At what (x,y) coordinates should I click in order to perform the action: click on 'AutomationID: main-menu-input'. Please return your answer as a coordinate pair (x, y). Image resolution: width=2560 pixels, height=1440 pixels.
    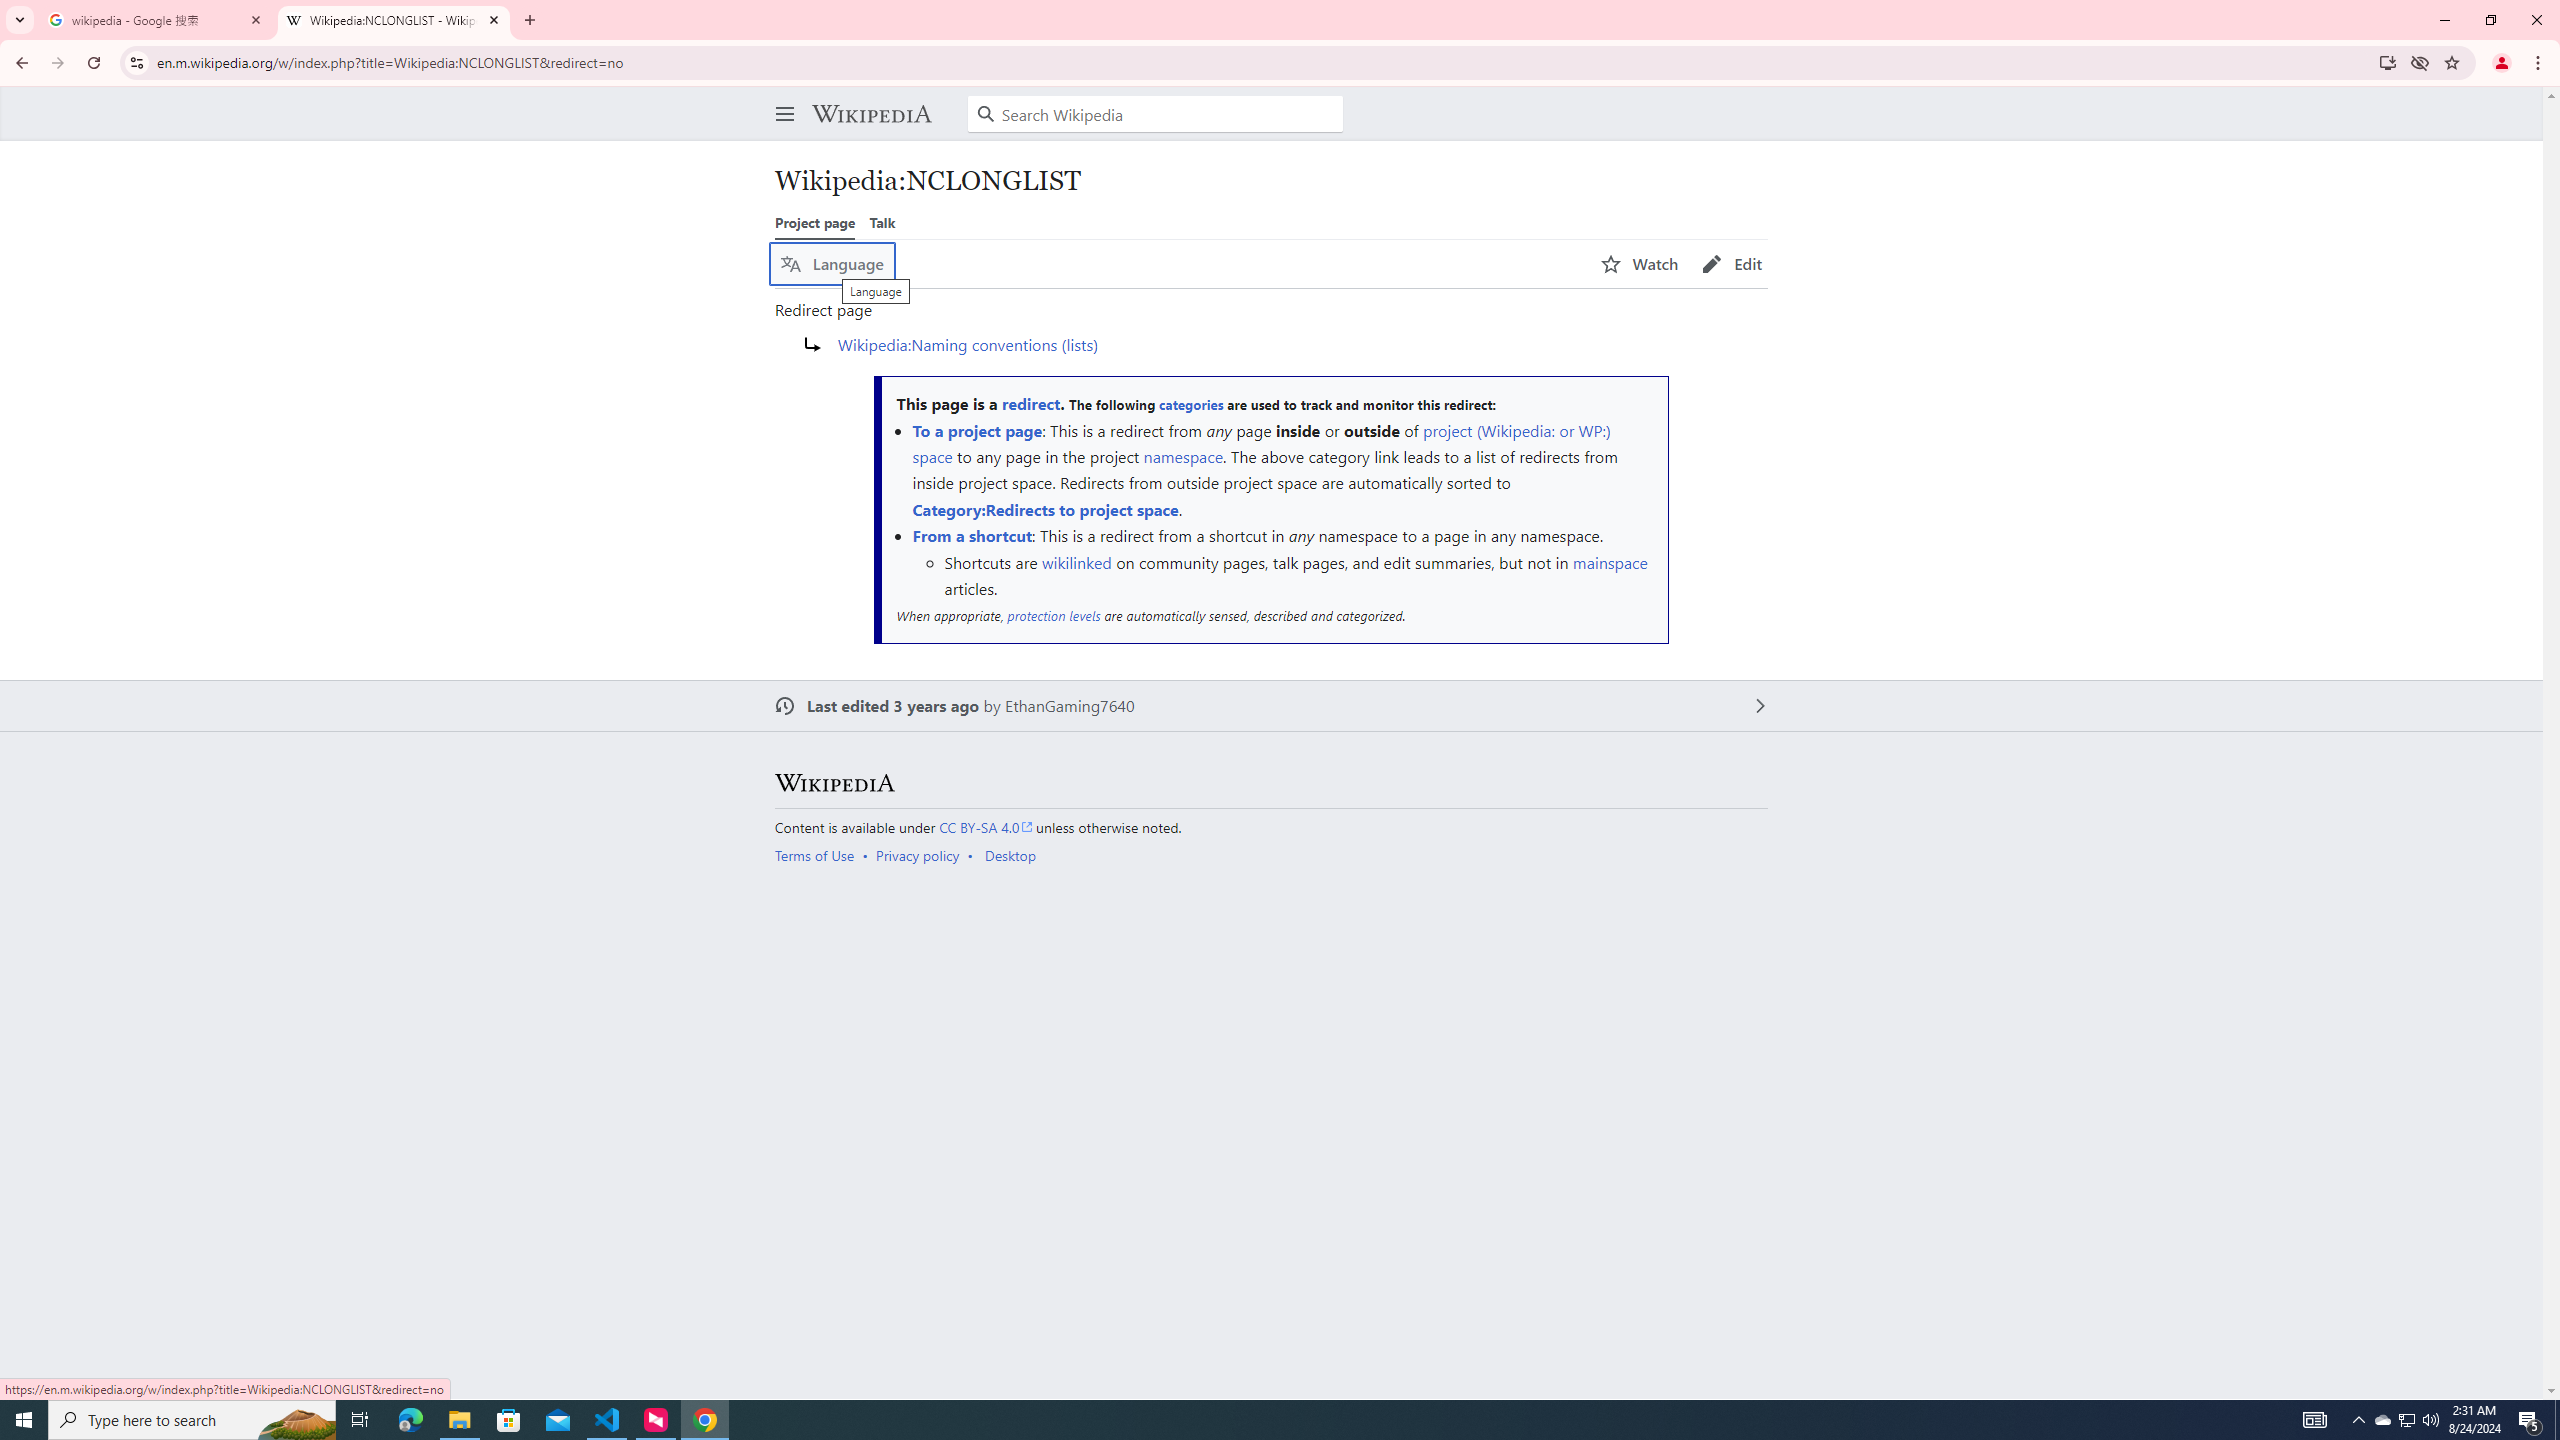
    Looking at the image, I should click on (779, 97).